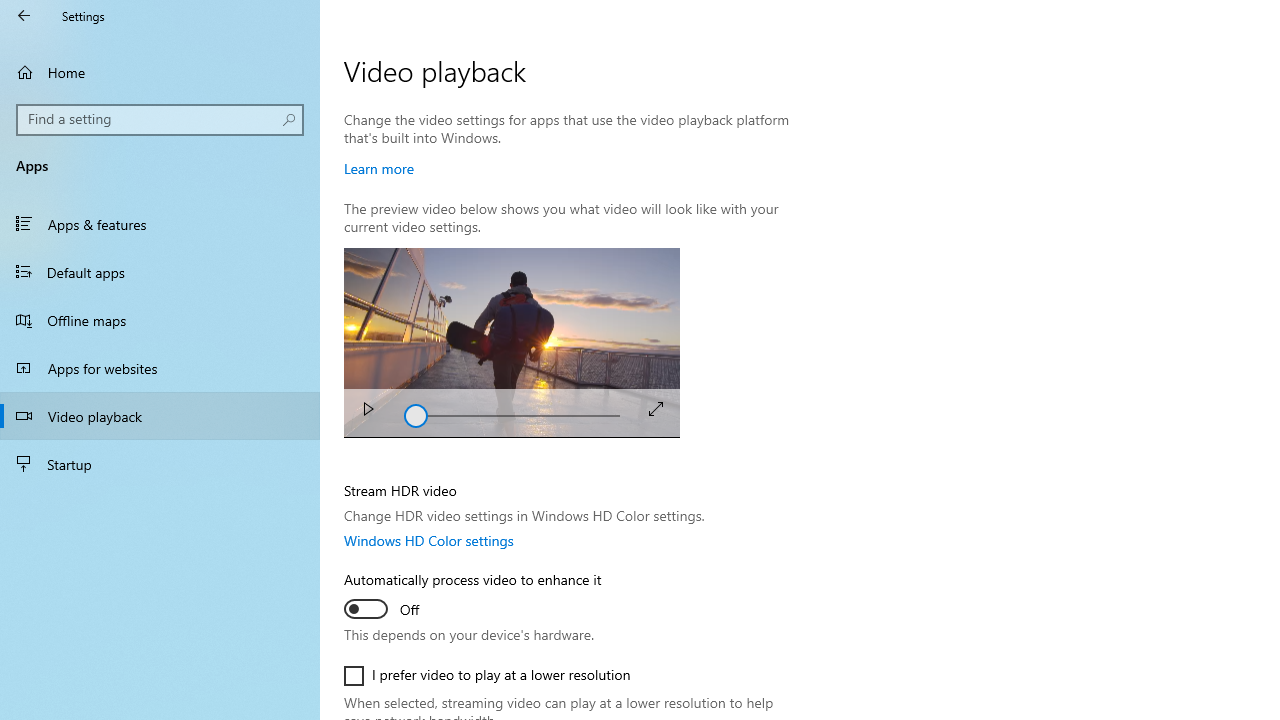  Describe the element at coordinates (160, 271) in the screenshot. I see `'Default apps'` at that location.